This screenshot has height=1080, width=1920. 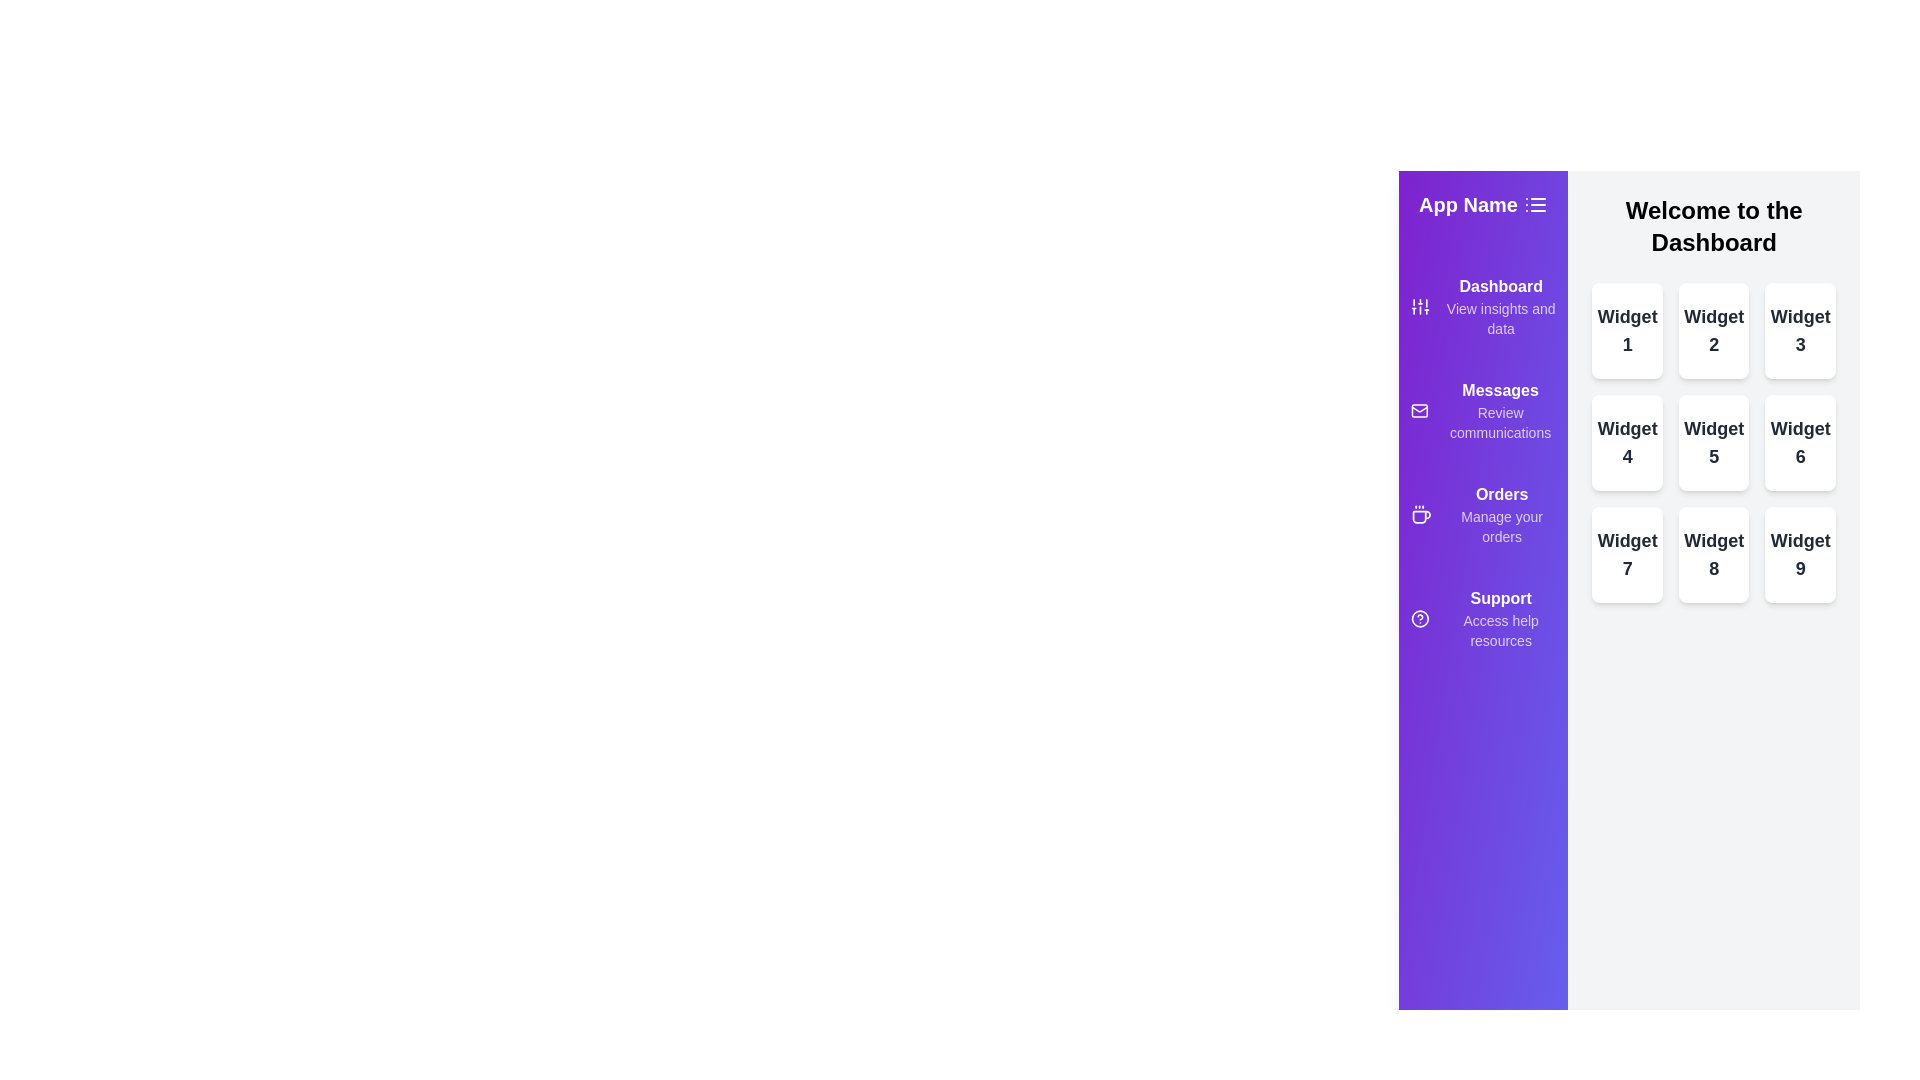 I want to click on the toggle button in the drawer header to toggle its visibility, so click(x=1535, y=204).